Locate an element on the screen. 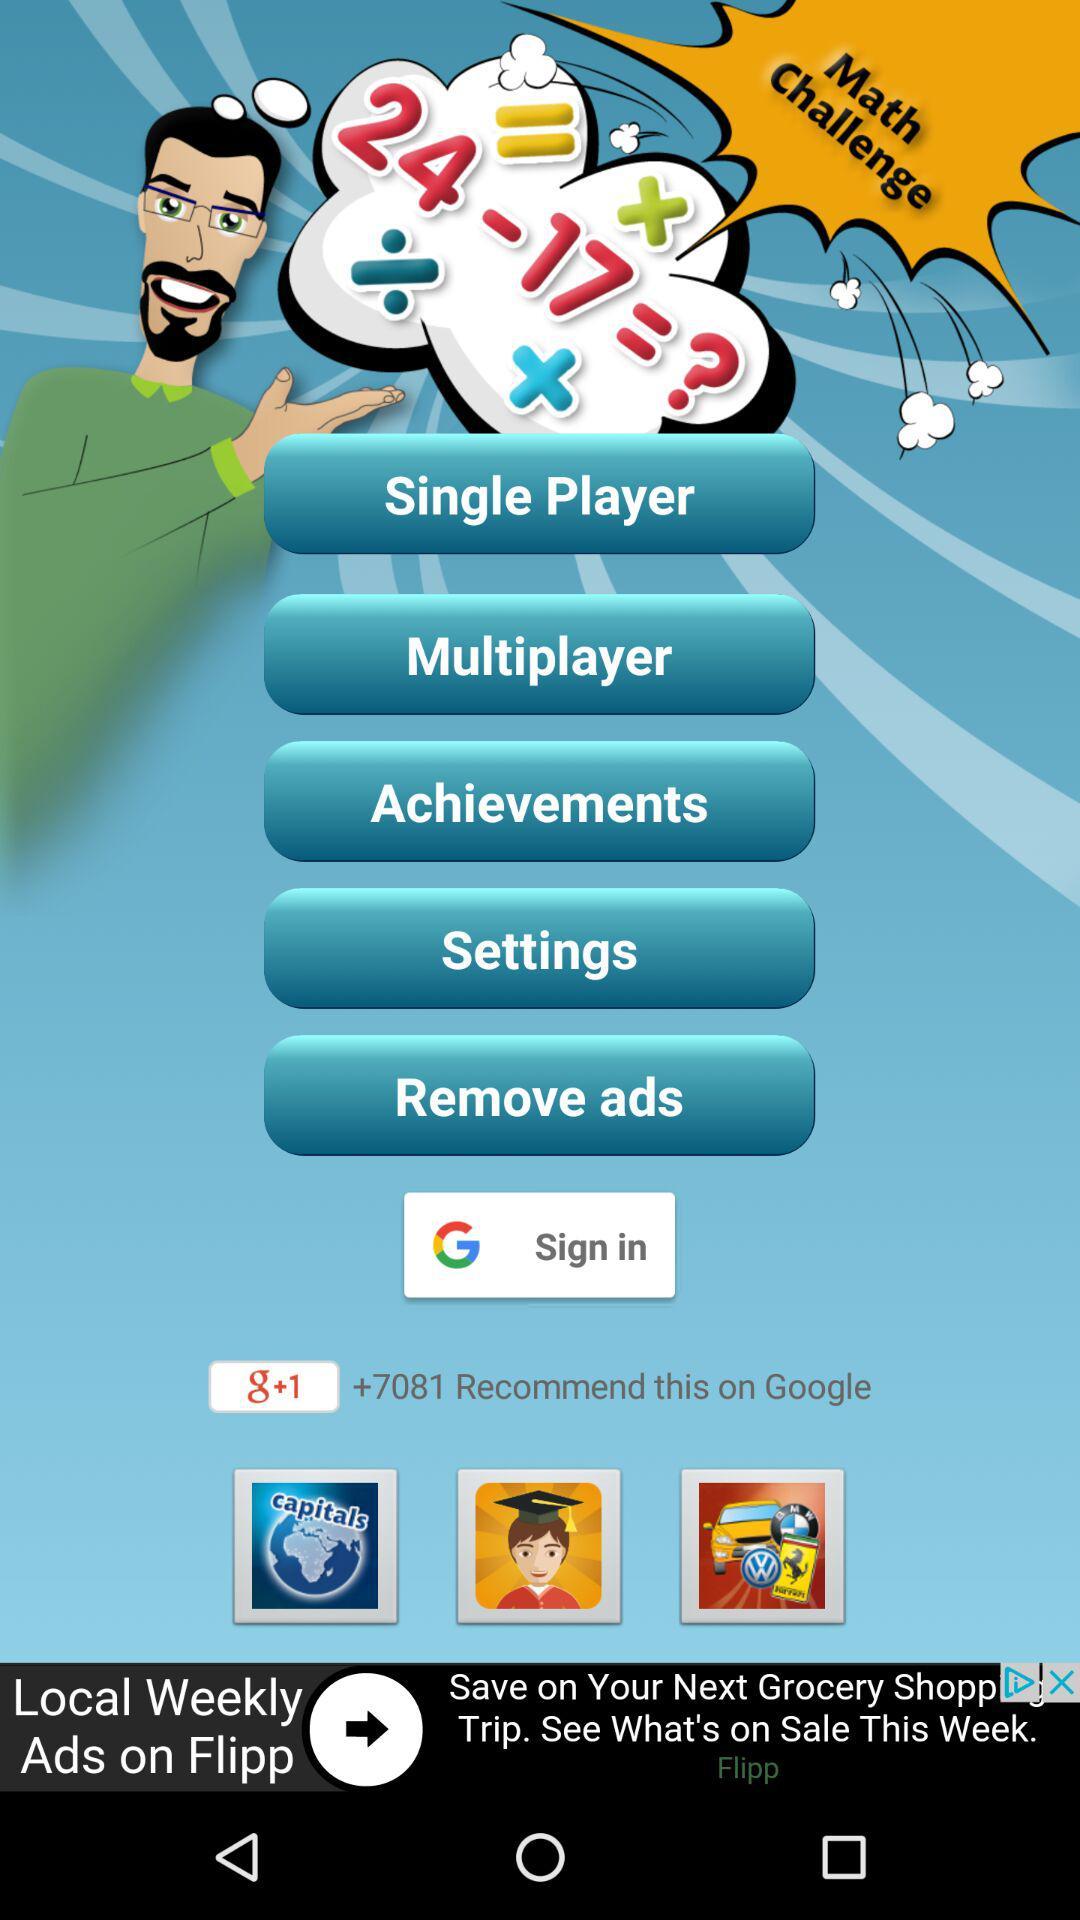  the shop icon is located at coordinates (763, 1661).